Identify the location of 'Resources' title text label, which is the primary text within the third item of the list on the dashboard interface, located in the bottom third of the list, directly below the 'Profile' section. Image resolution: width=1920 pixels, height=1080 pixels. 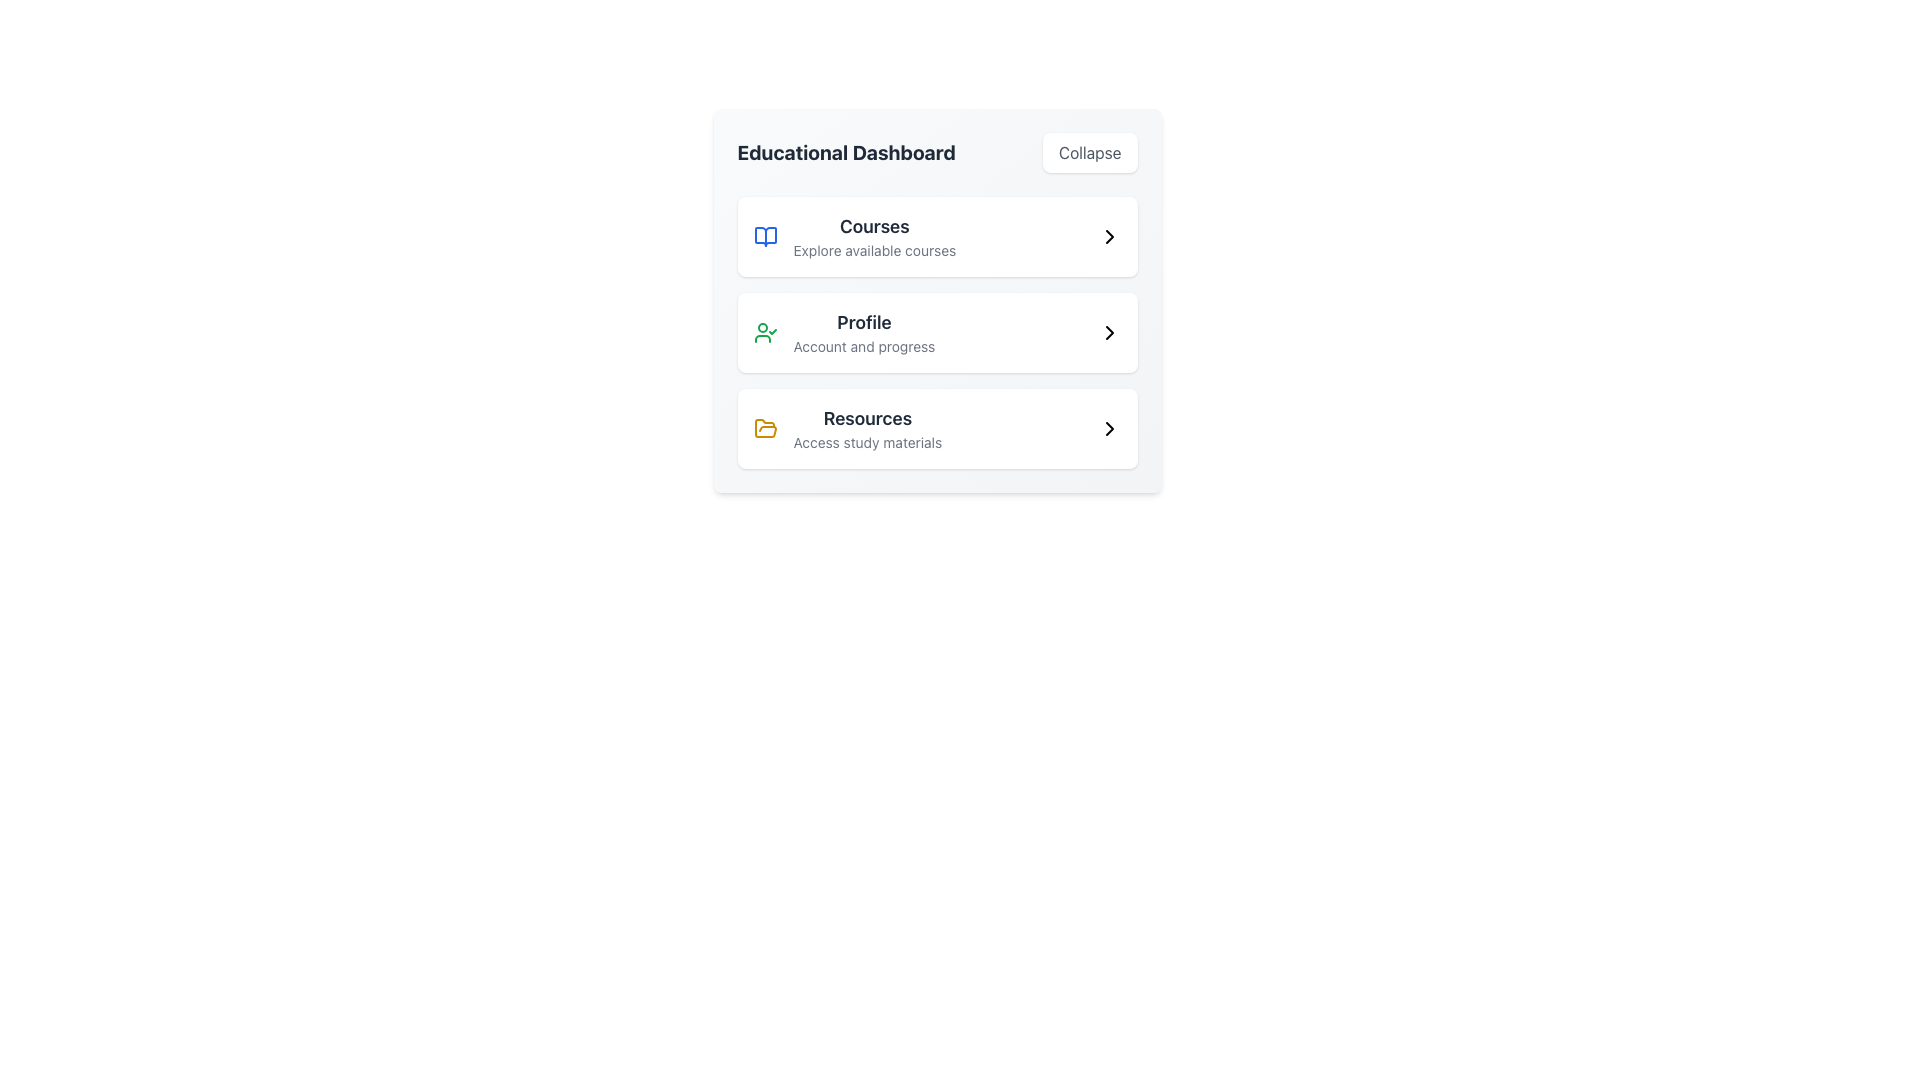
(867, 418).